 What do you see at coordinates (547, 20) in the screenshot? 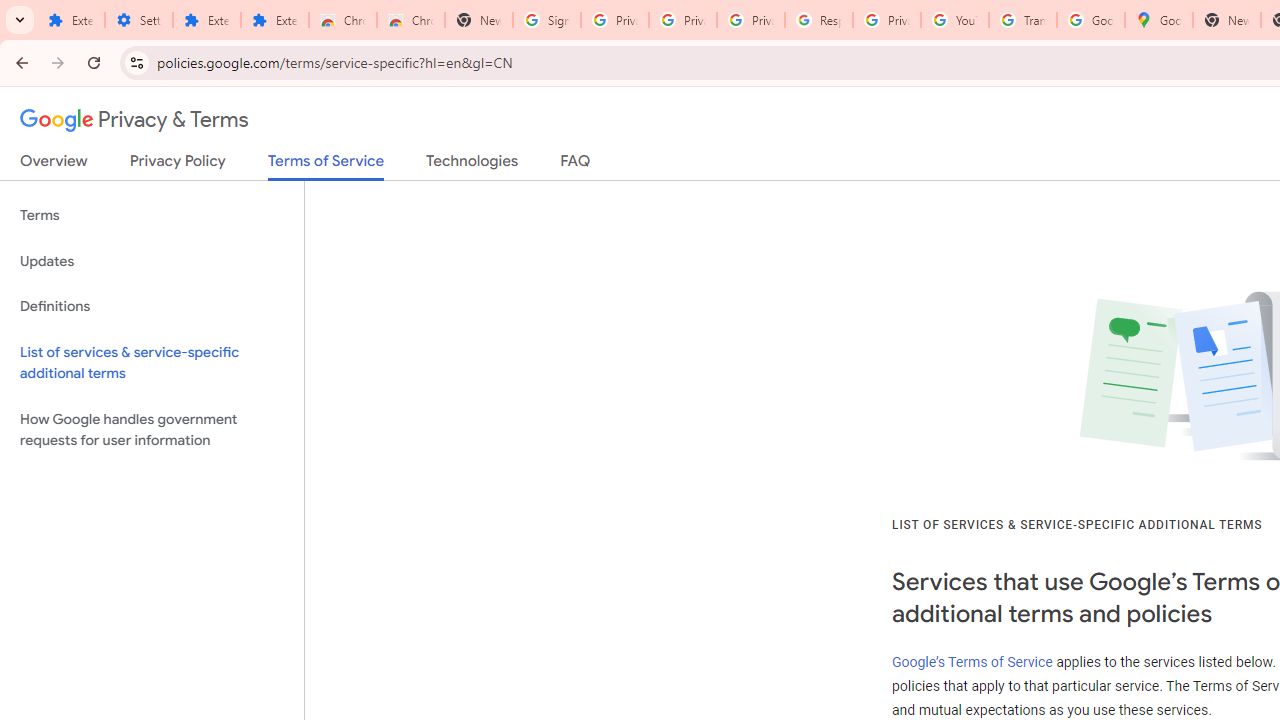
I see `'Sign in - Google Accounts'` at bounding box center [547, 20].